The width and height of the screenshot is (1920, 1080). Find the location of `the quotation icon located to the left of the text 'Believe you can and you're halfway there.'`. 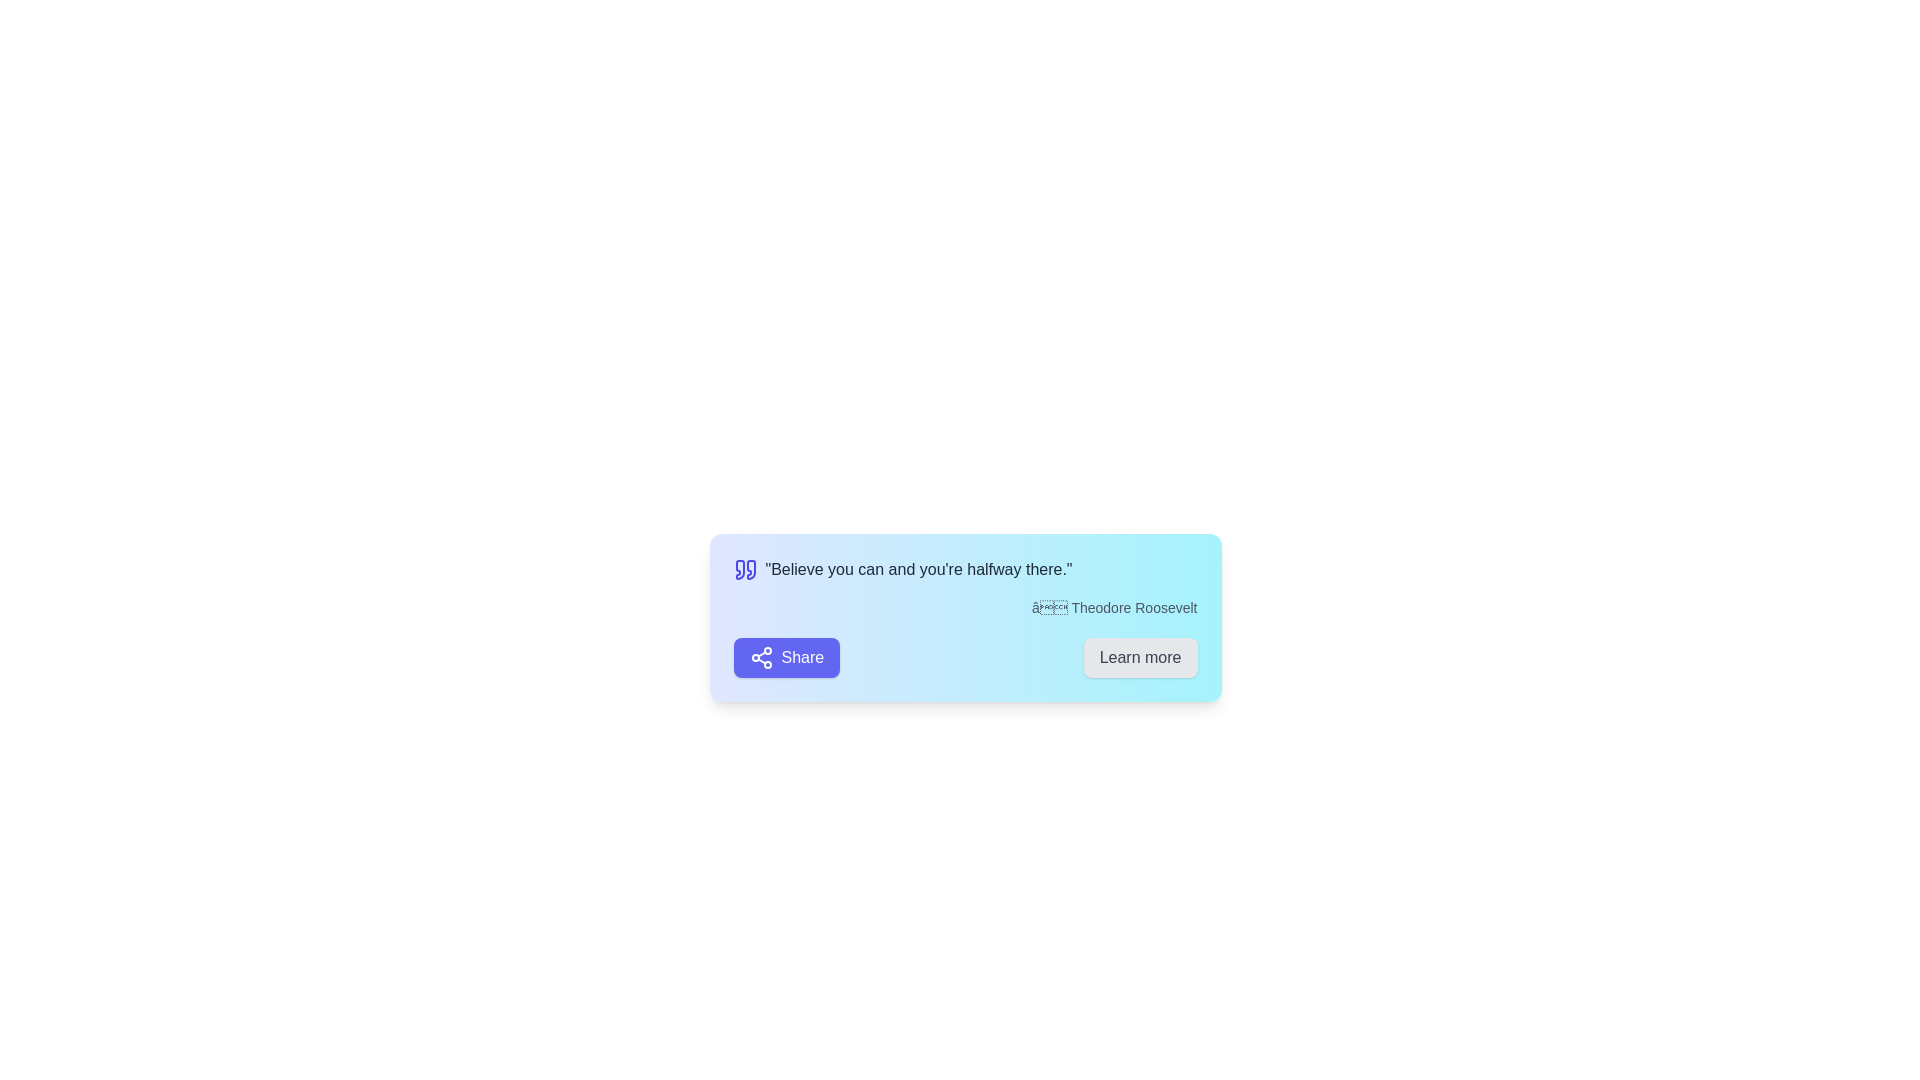

the quotation icon located to the left of the text 'Believe you can and you're halfway there.' is located at coordinates (744, 570).